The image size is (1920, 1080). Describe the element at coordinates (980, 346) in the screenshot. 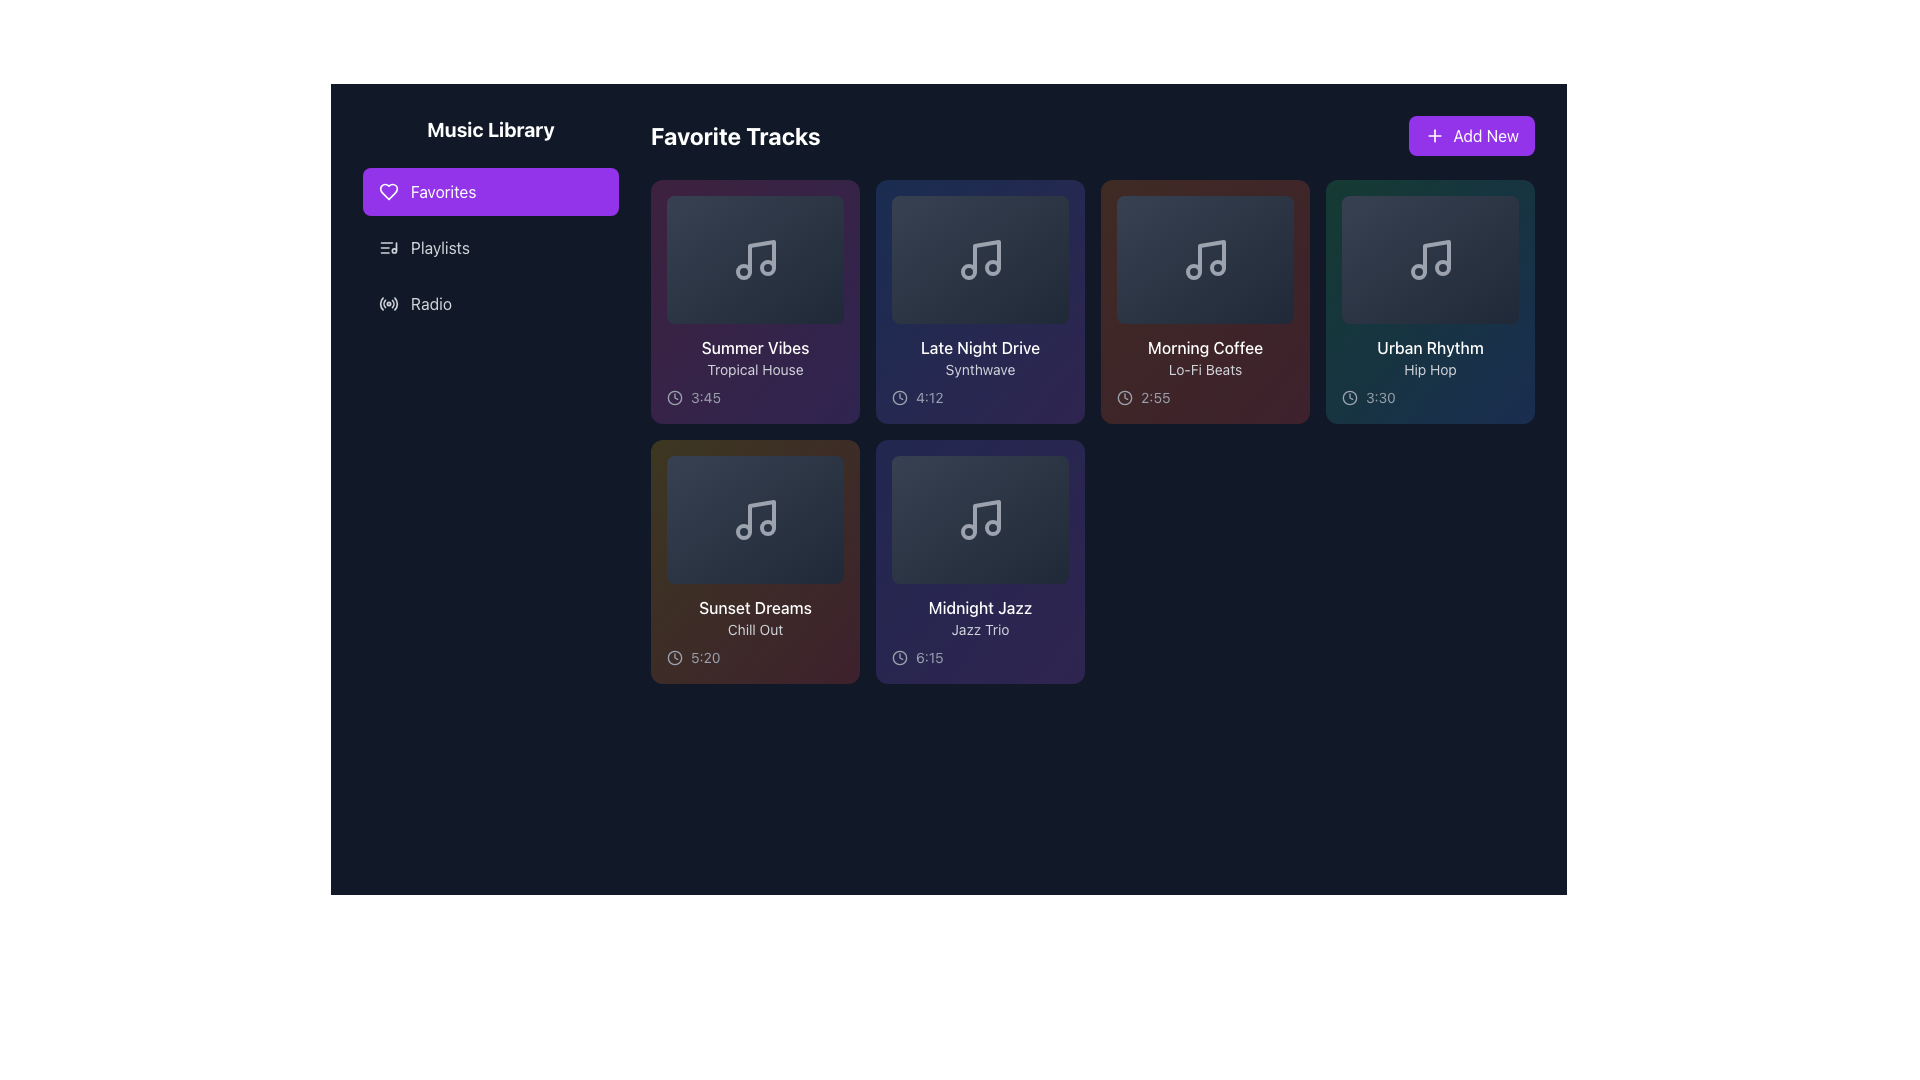

I see `the text label that reads 'Late Night Drive', styled in white on a gradient dark purple background, located in the second card from the left in the top row of the 'Favorite Tracks' section` at that location.